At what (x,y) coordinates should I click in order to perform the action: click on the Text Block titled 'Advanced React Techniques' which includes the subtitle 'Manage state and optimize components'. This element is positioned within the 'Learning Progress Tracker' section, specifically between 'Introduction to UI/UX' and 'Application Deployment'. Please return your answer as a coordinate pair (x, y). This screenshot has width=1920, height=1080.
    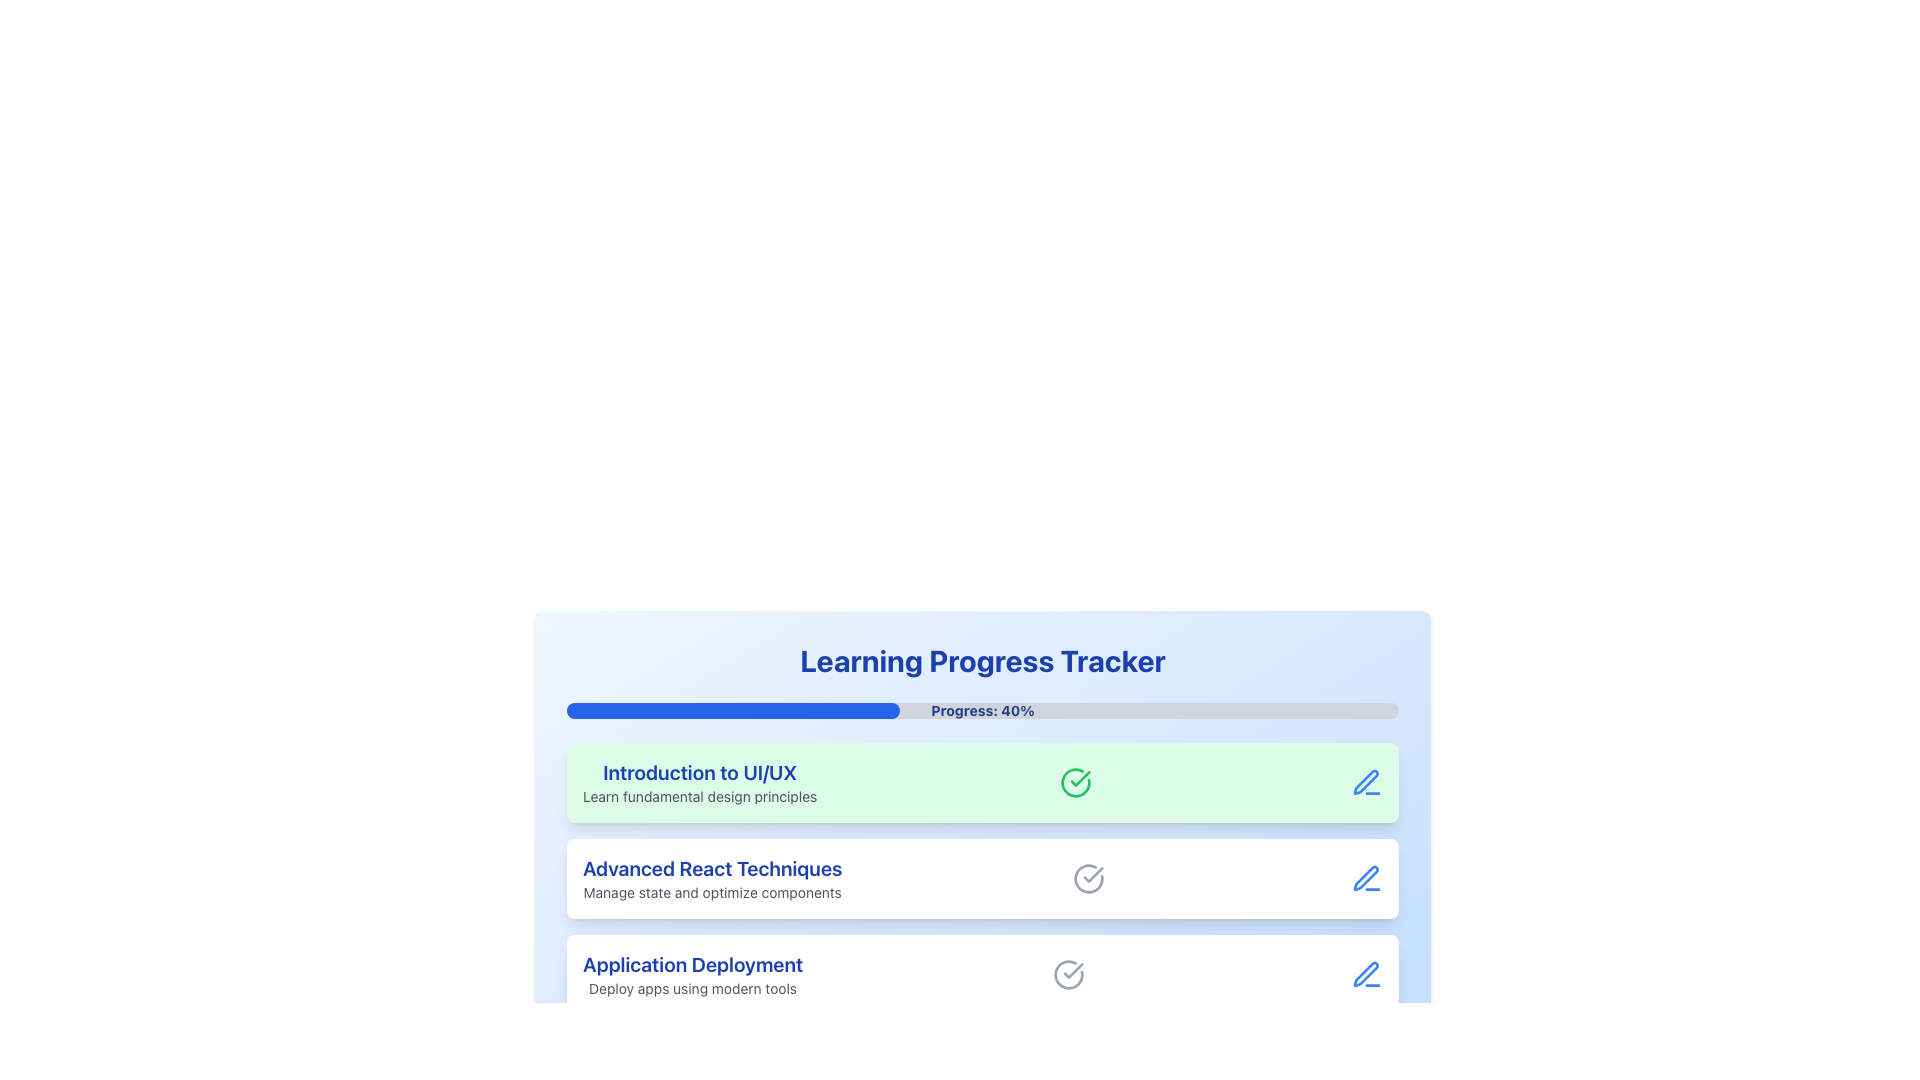
    Looking at the image, I should click on (712, 878).